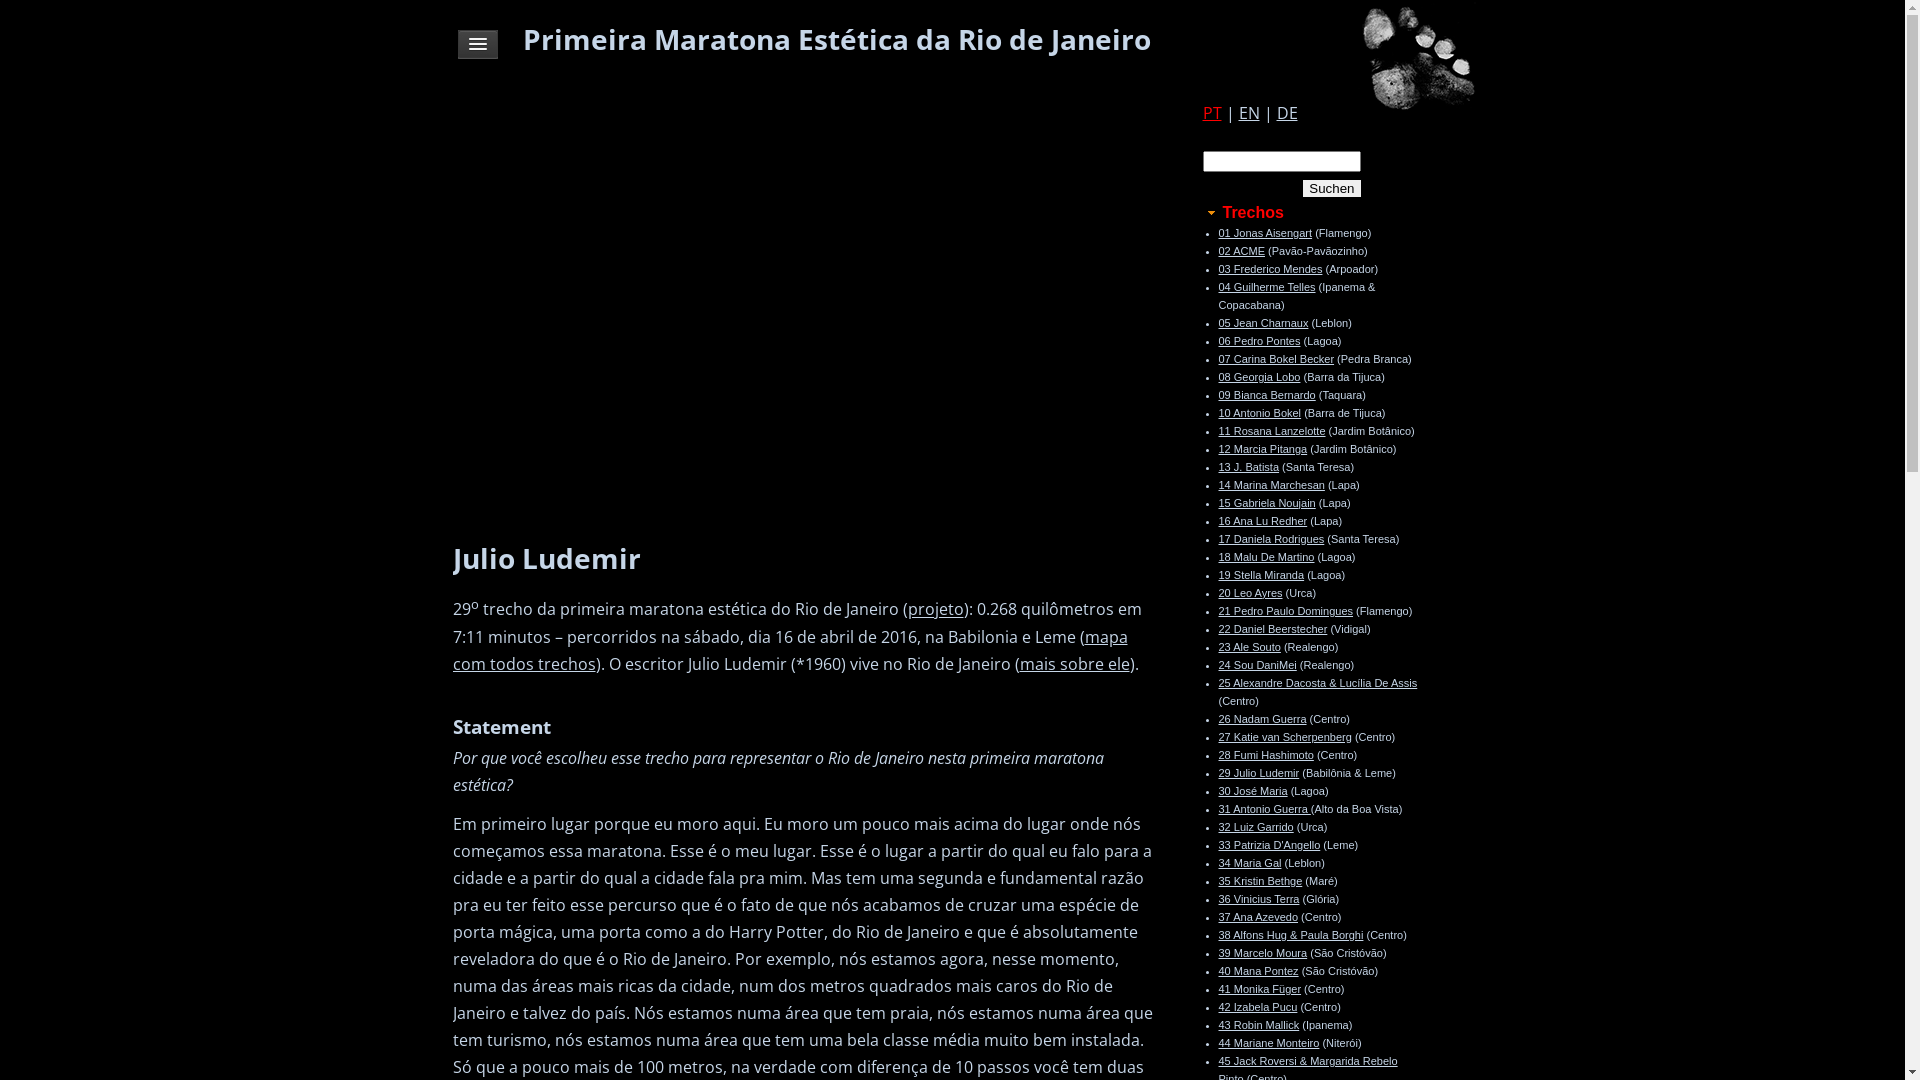  Describe the element at coordinates (1270, 485) in the screenshot. I see `'14 Marina Marchesan'` at that location.